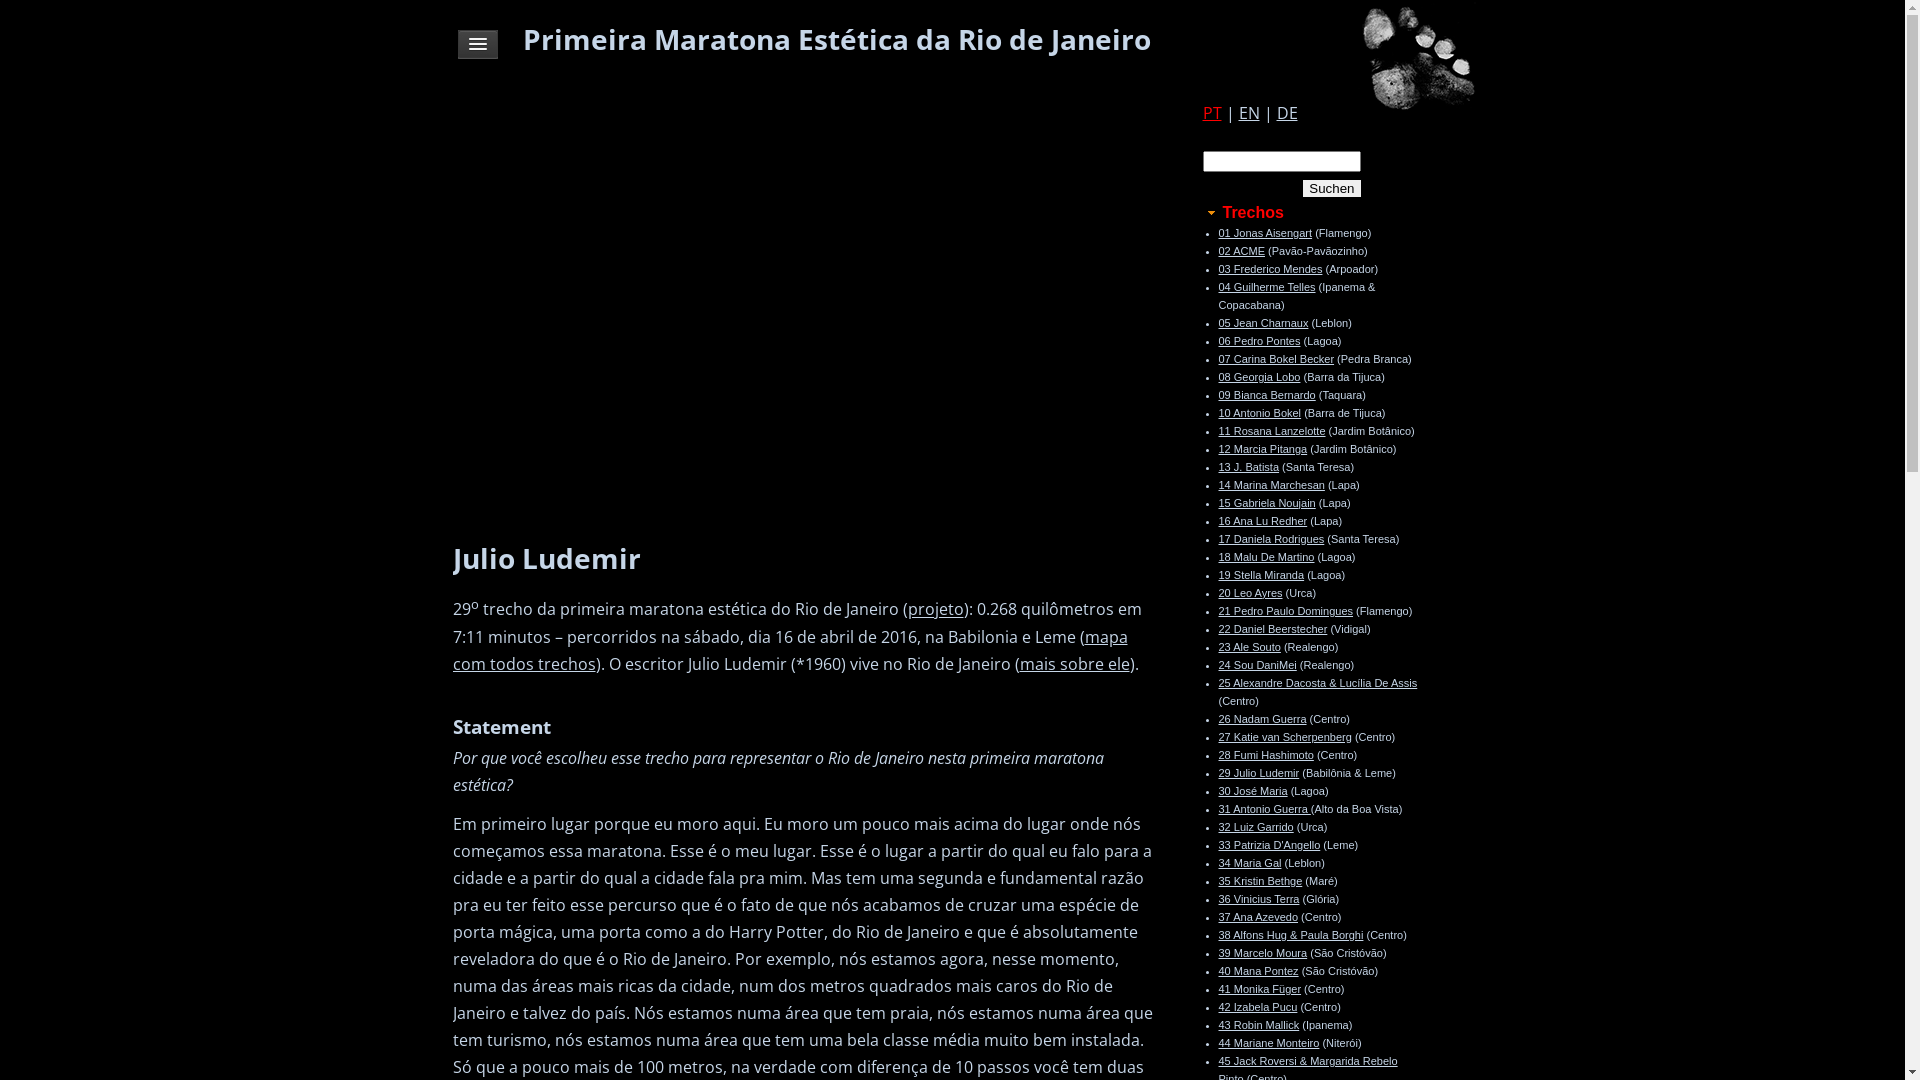  Describe the element at coordinates (1270, 485) in the screenshot. I see `'14 Marina Marchesan'` at that location.